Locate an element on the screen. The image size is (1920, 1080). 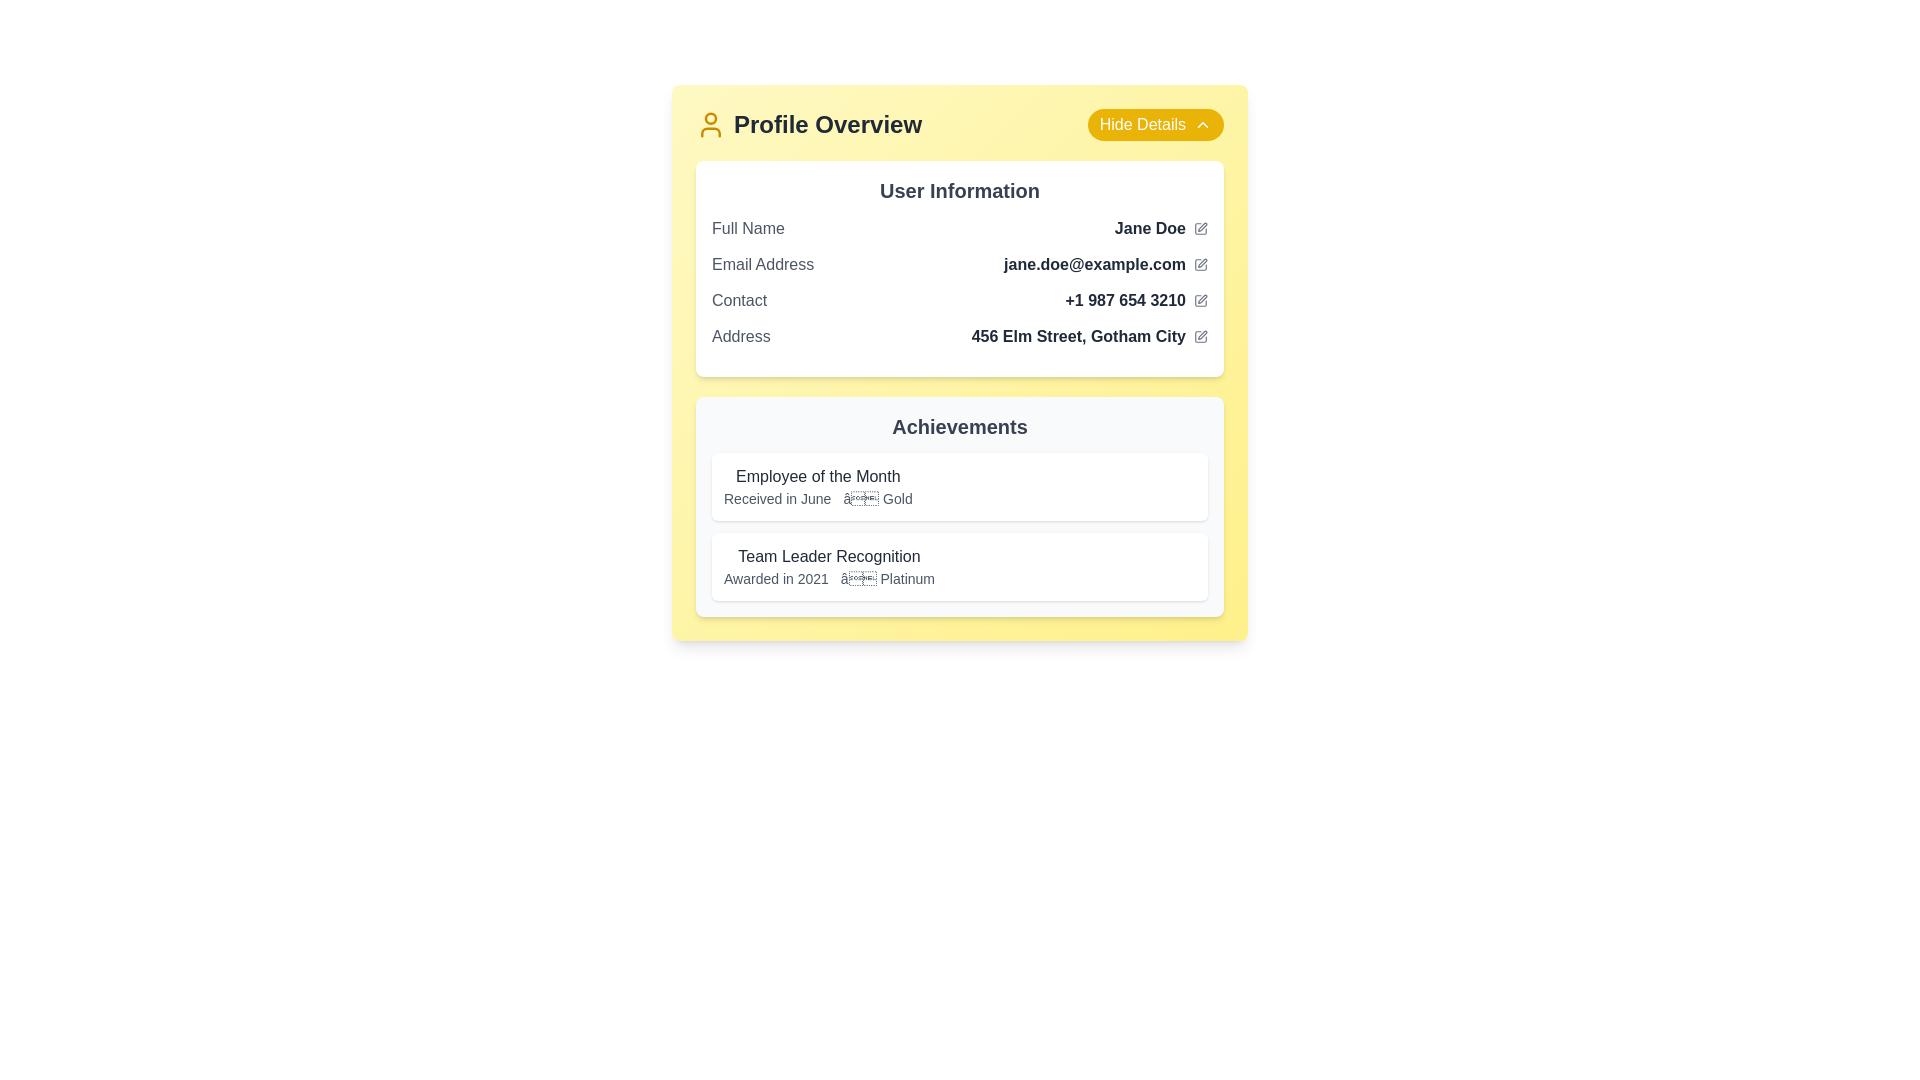
the 'Contact' text label, which is displayed in gray font and is positioned within the user information section is located at coordinates (738, 300).